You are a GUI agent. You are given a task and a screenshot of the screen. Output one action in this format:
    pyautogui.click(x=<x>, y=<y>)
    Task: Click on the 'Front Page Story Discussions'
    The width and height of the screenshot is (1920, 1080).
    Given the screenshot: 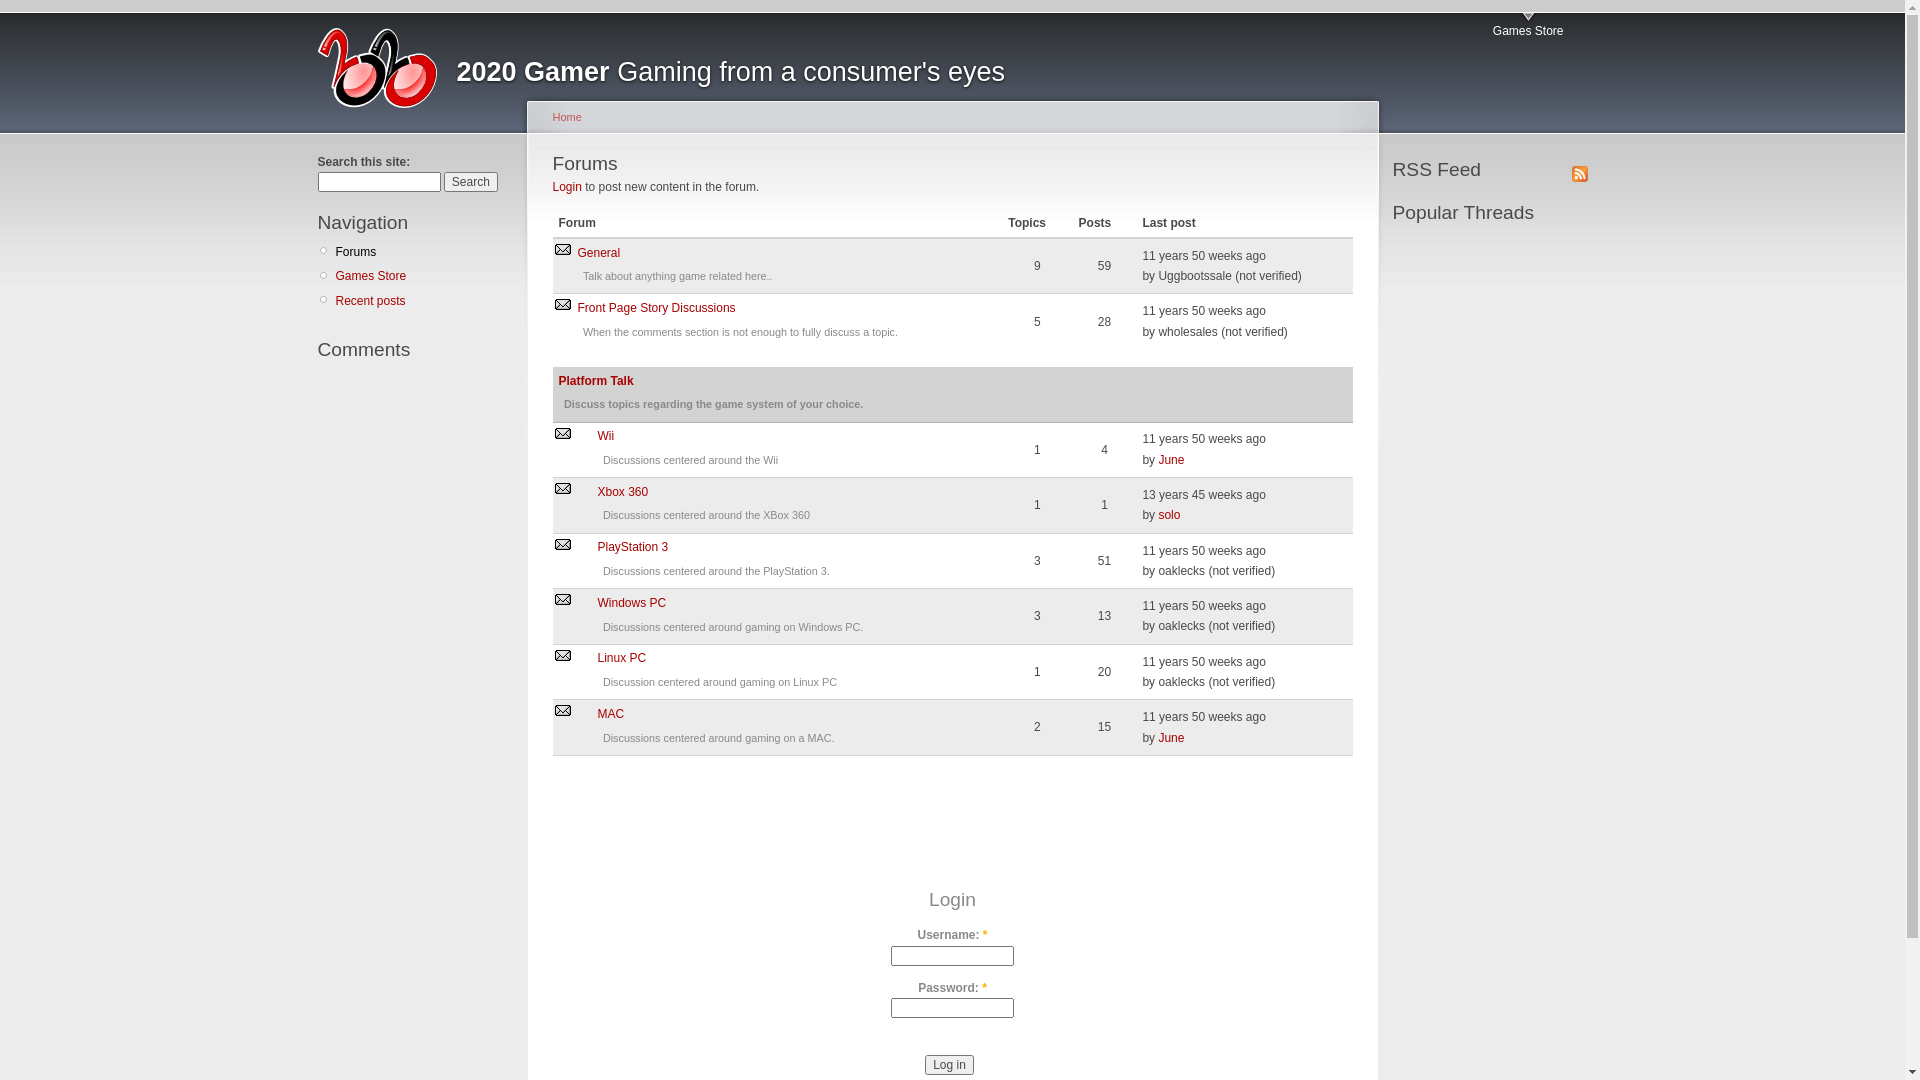 What is the action you would take?
    pyautogui.click(x=657, y=308)
    